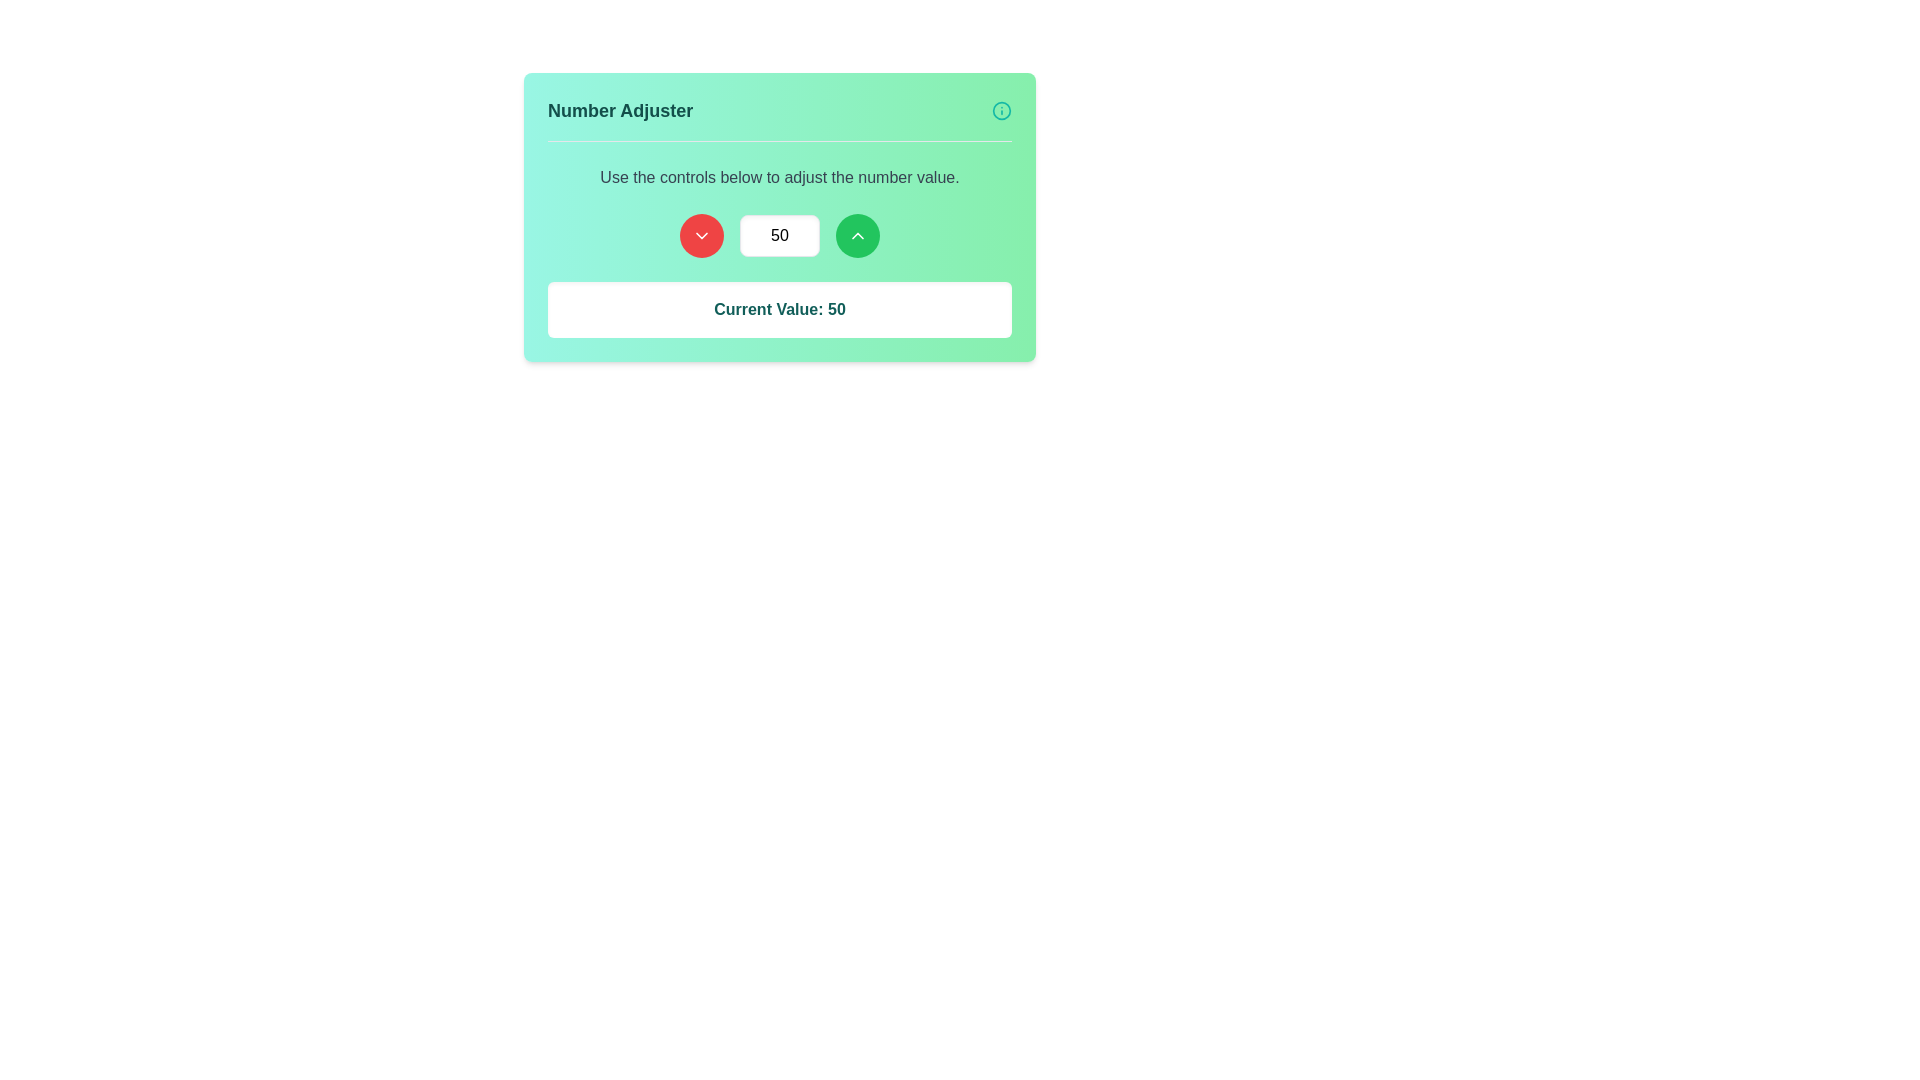 This screenshot has height=1080, width=1920. Describe the element at coordinates (1002, 111) in the screenshot. I see `the Icon located at the top-right corner of the 'Number Adjuster' section, which displays information or hints related to that section` at that location.